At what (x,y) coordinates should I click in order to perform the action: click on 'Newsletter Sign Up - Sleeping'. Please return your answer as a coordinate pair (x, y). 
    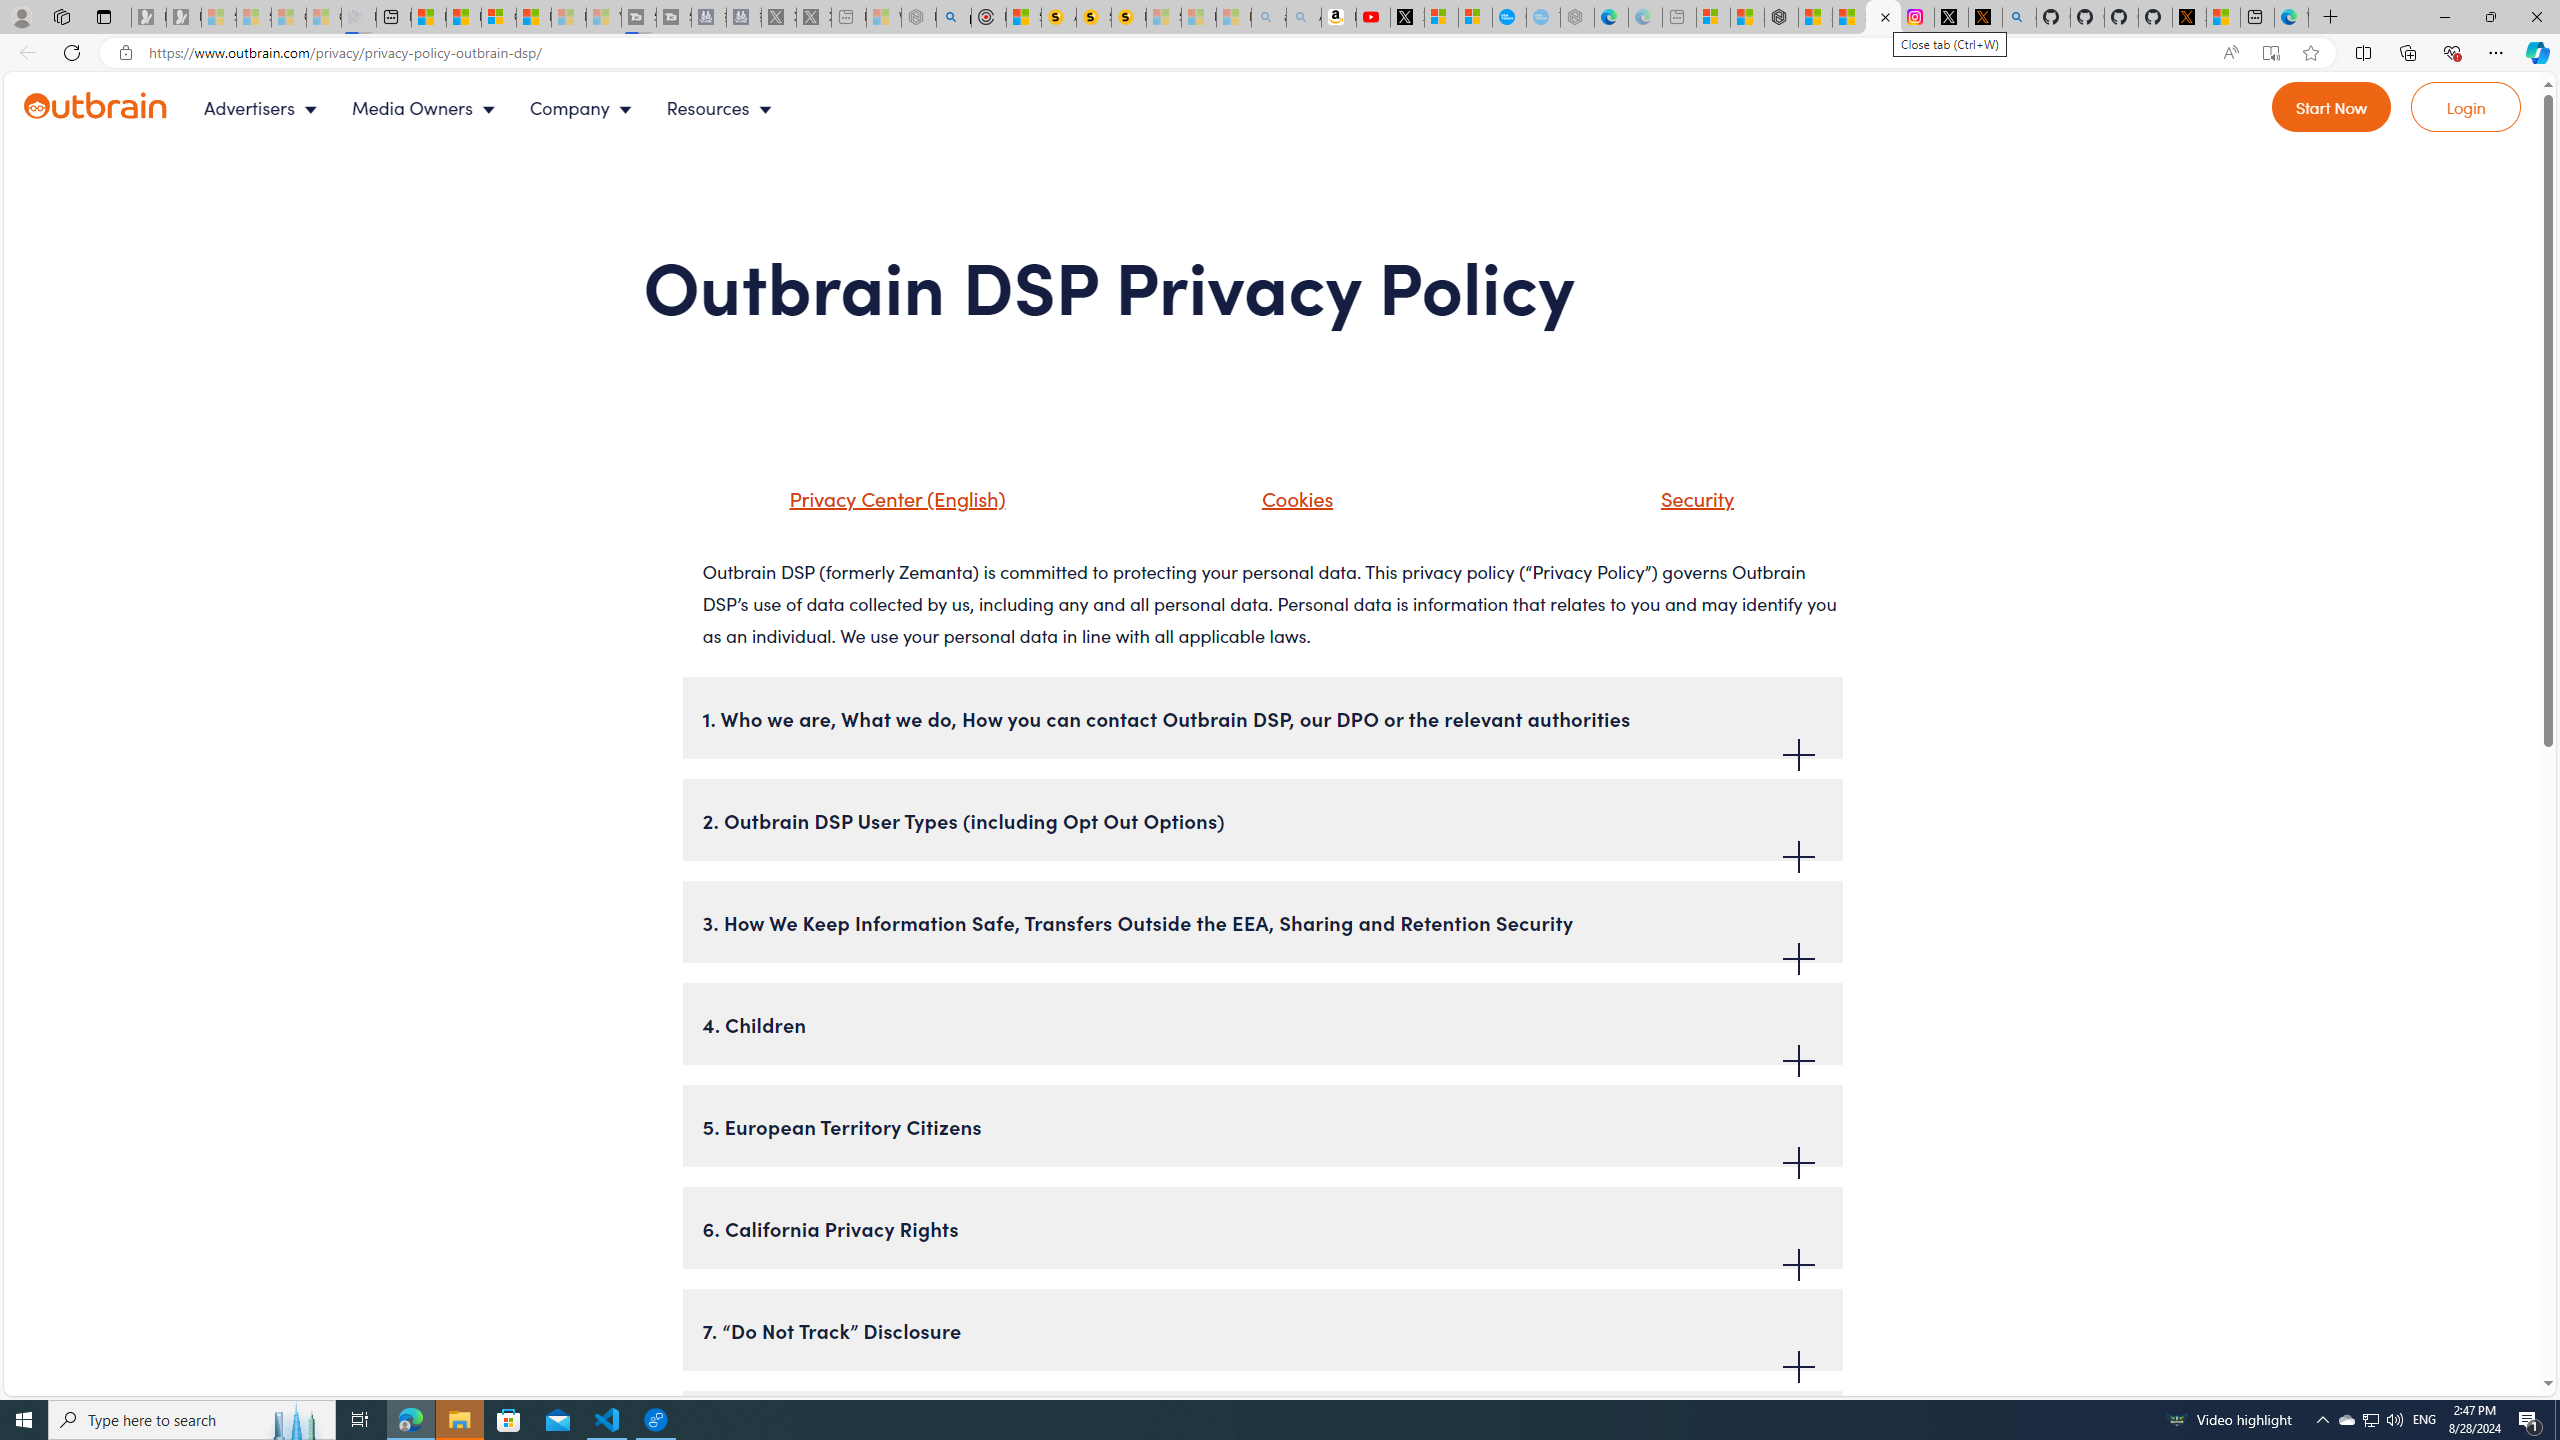
    Looking at the image, I should click on (183, 16).